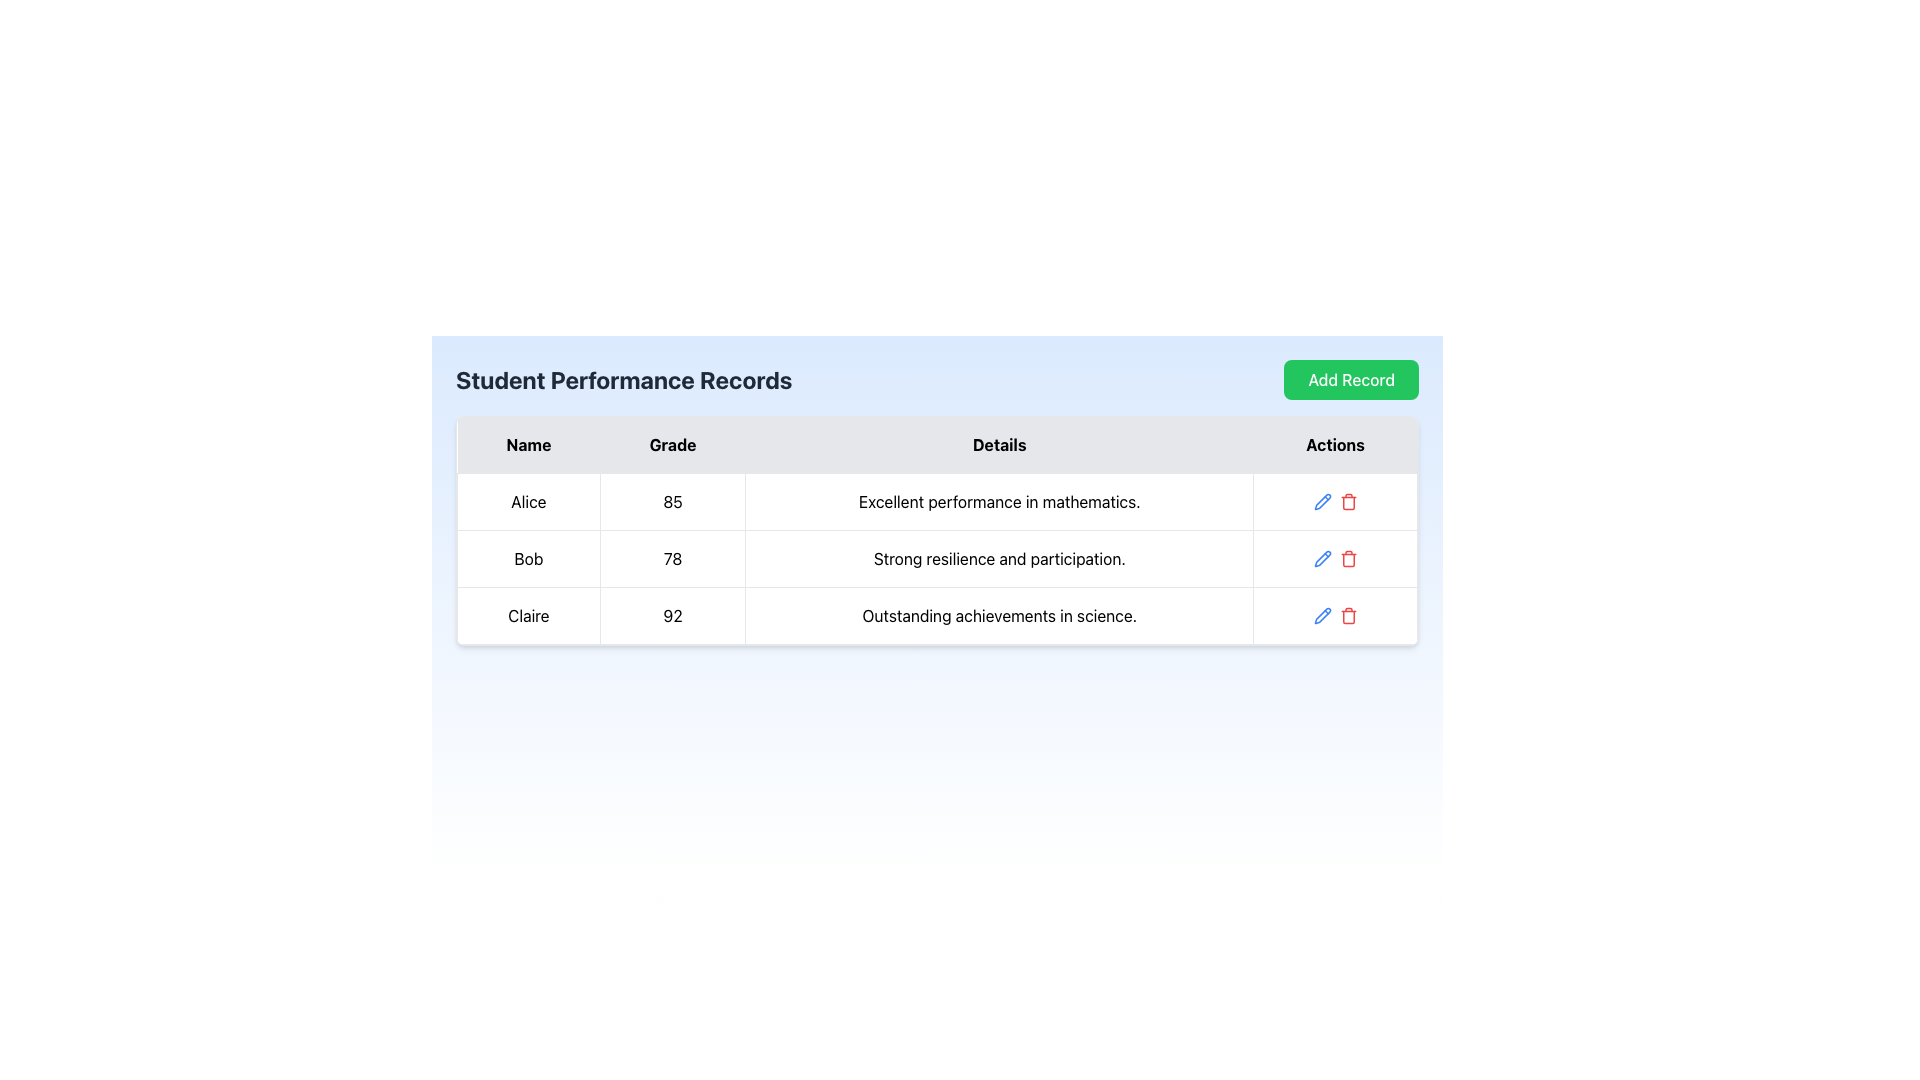 The width and height of the screenshot is (1920, 1080). Describe the element at coordinates (528, 559) in the screenshot. I see `text displayed in the bold black sans-serif typeface that says 'Bob' located in the 'Name' column of the second row in the 'Student Performance Records' table` at that location.